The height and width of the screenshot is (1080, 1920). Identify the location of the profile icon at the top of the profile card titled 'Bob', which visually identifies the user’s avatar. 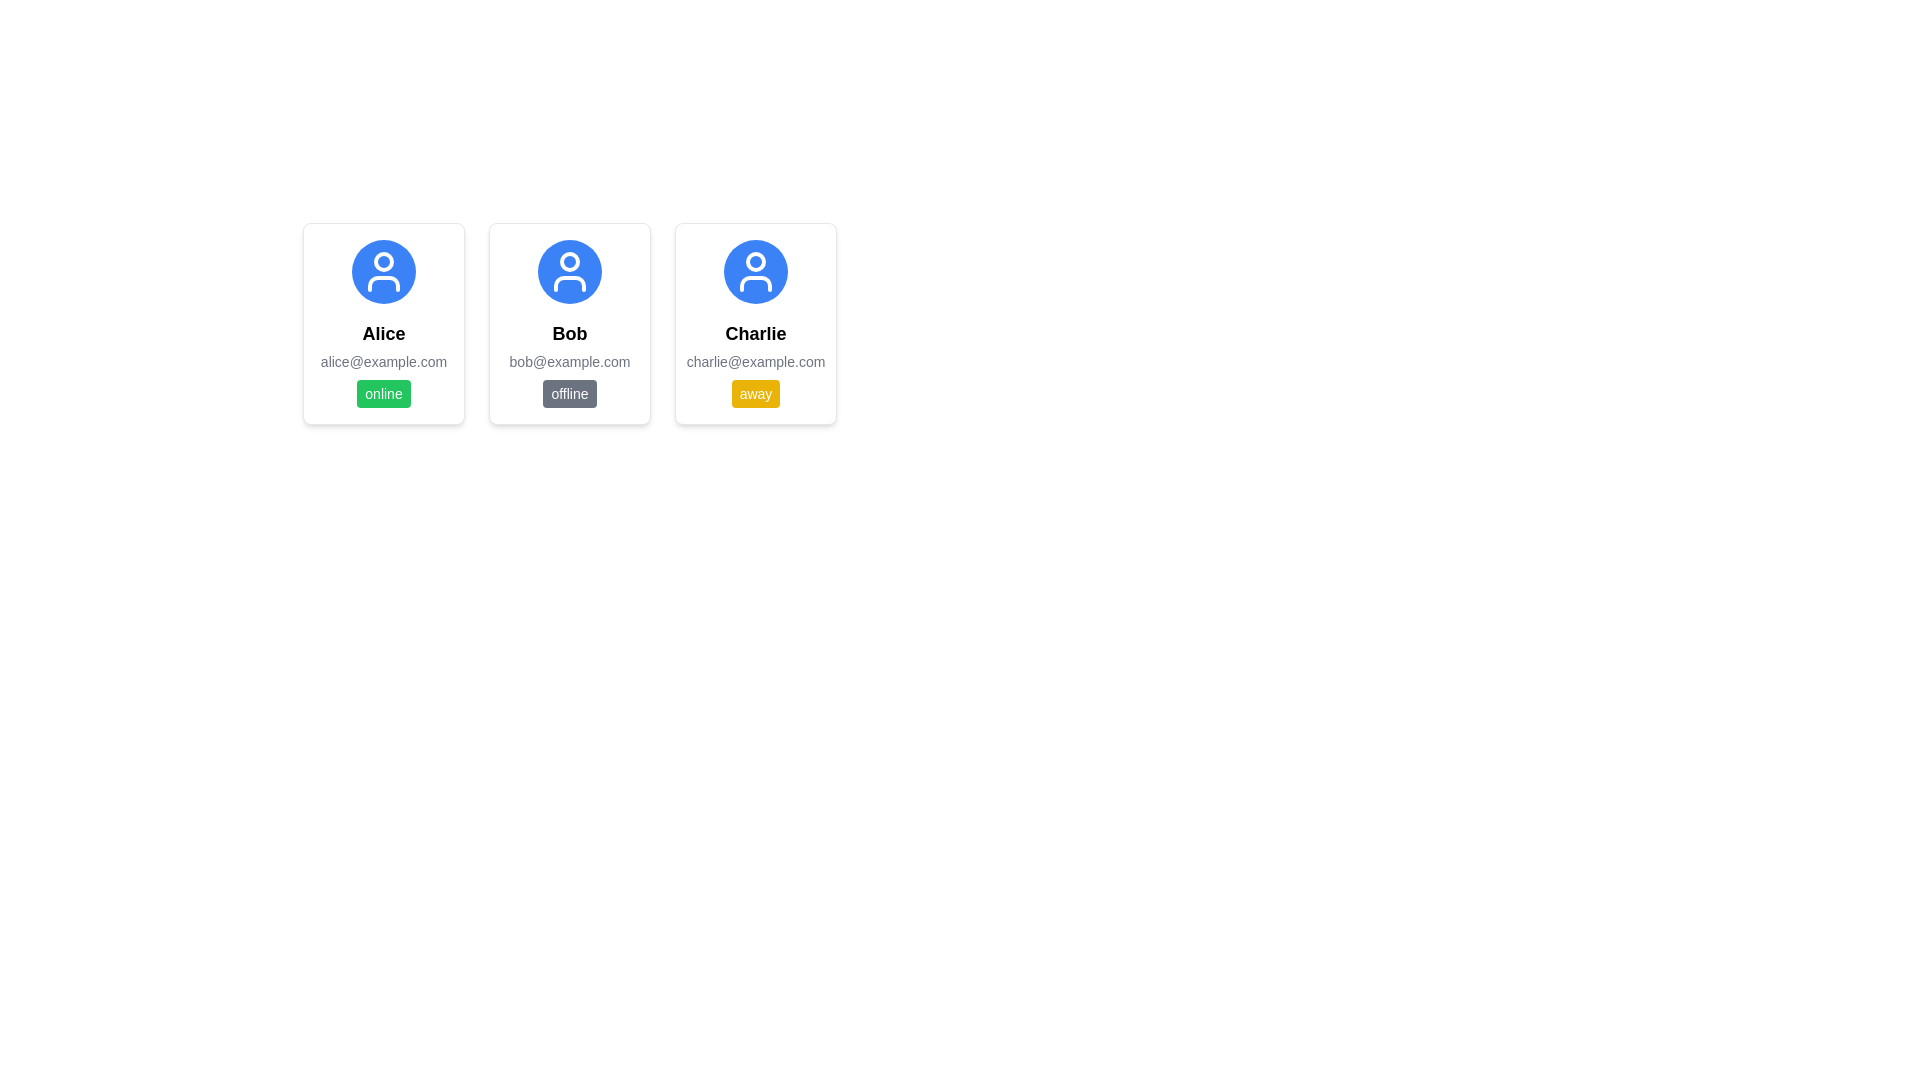
(569, 272).